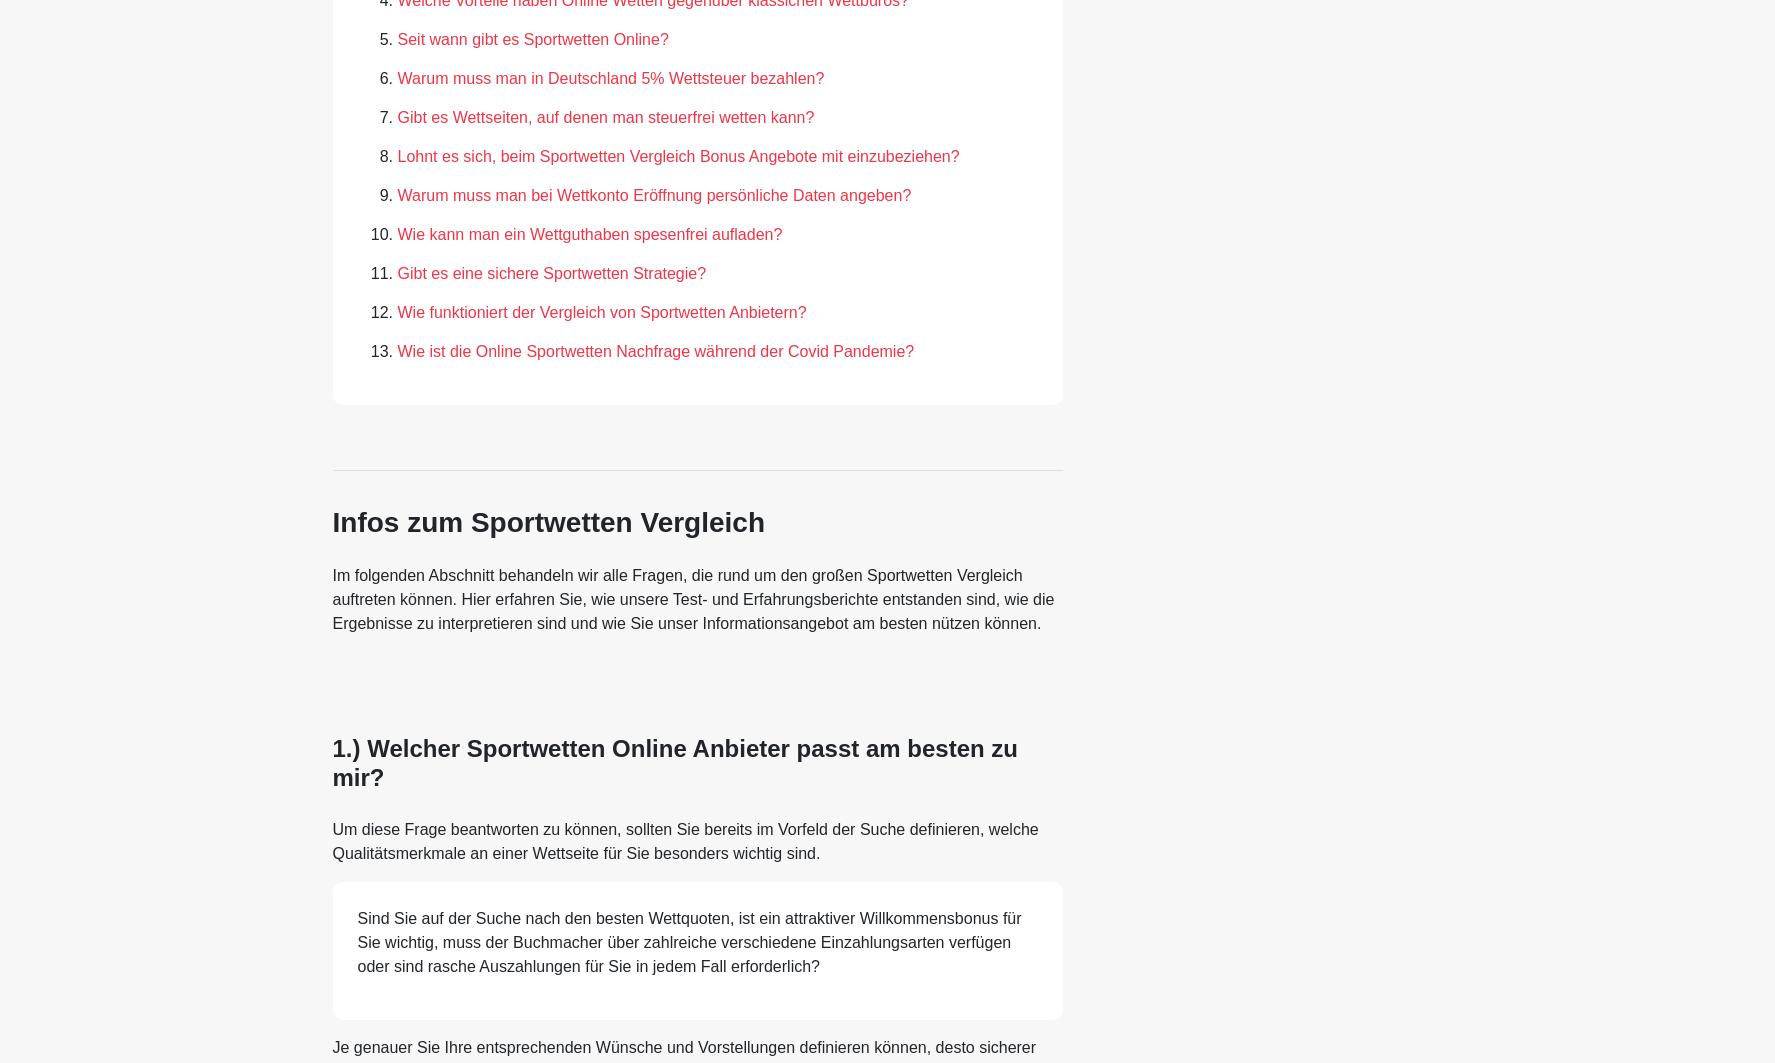 This screenshot has height=1063, width=1775. I want to click on 'Wie ist die Online Sportwetten Nachfrage während der Covid Pandemie?', so click(396, 350).